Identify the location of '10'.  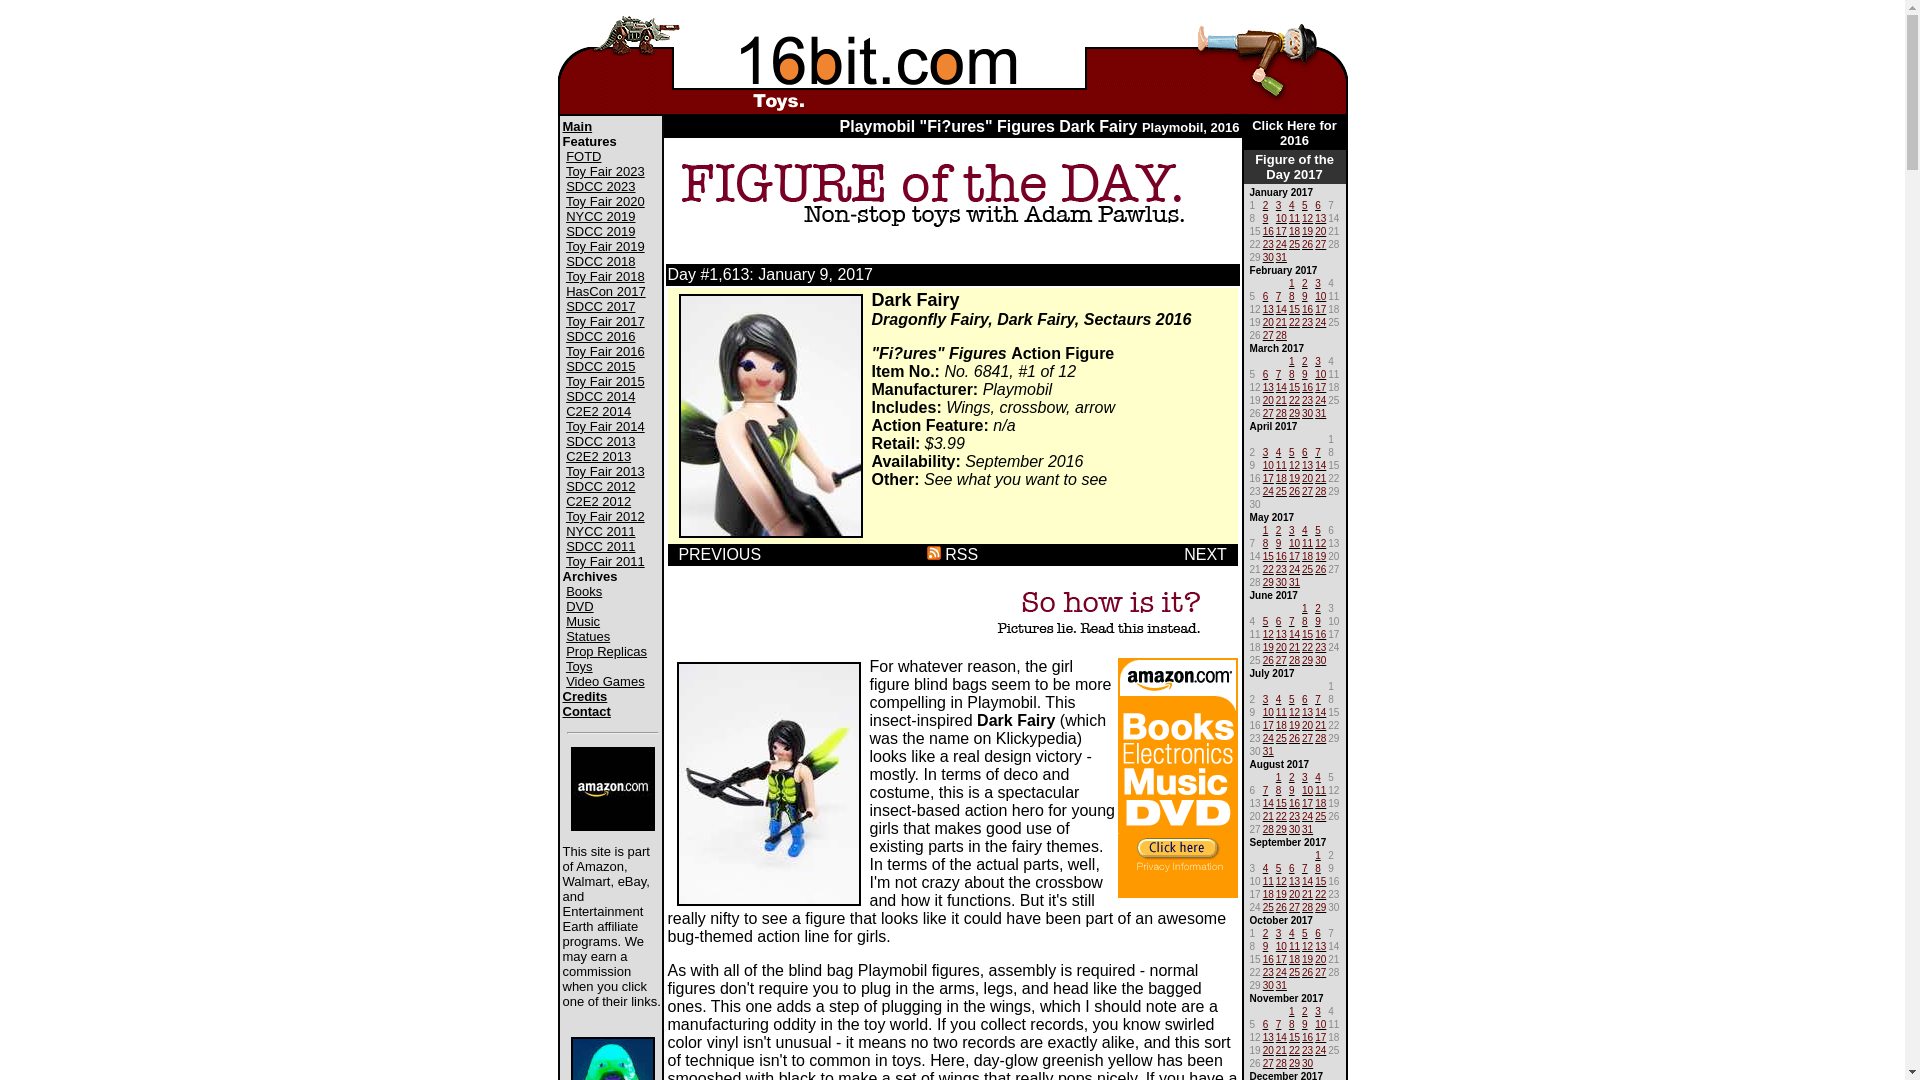
(1320, 294).